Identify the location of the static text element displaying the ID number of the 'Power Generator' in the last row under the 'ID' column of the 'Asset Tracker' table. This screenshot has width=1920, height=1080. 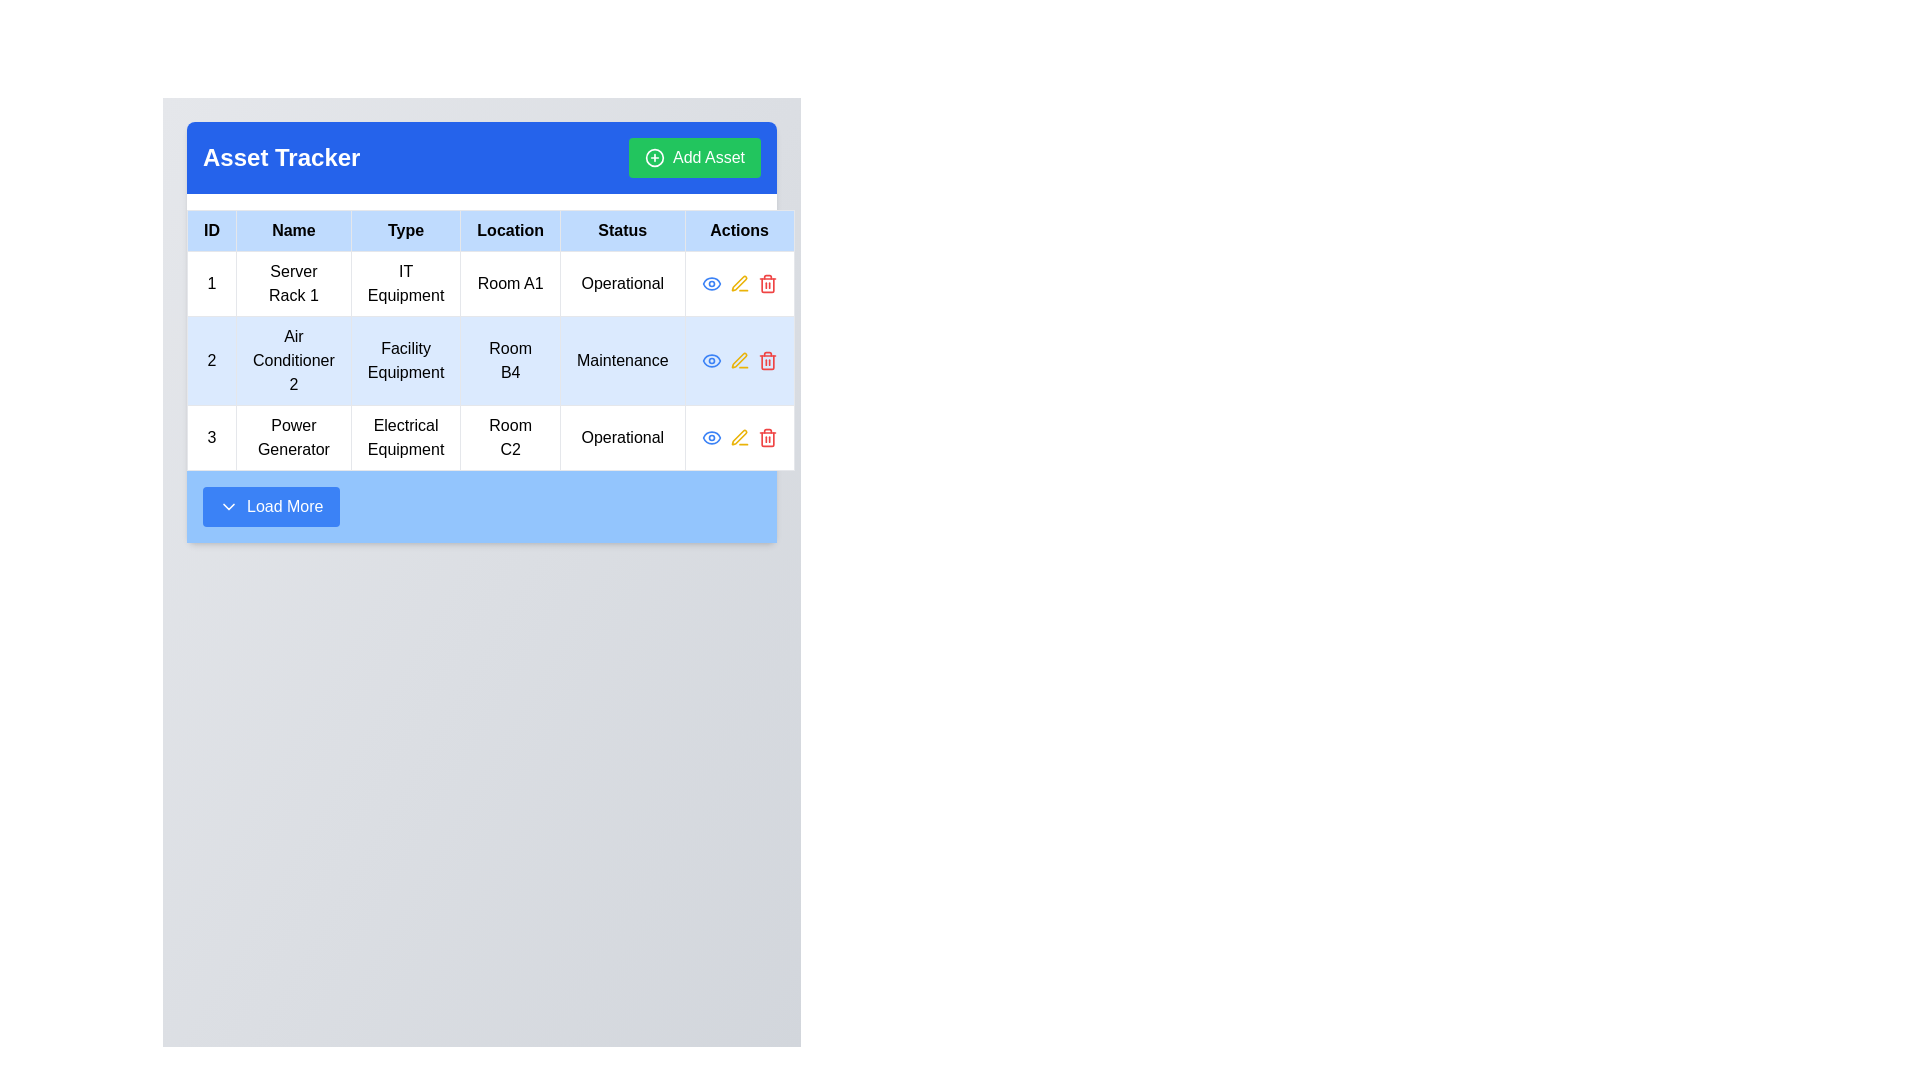
(211, 437).